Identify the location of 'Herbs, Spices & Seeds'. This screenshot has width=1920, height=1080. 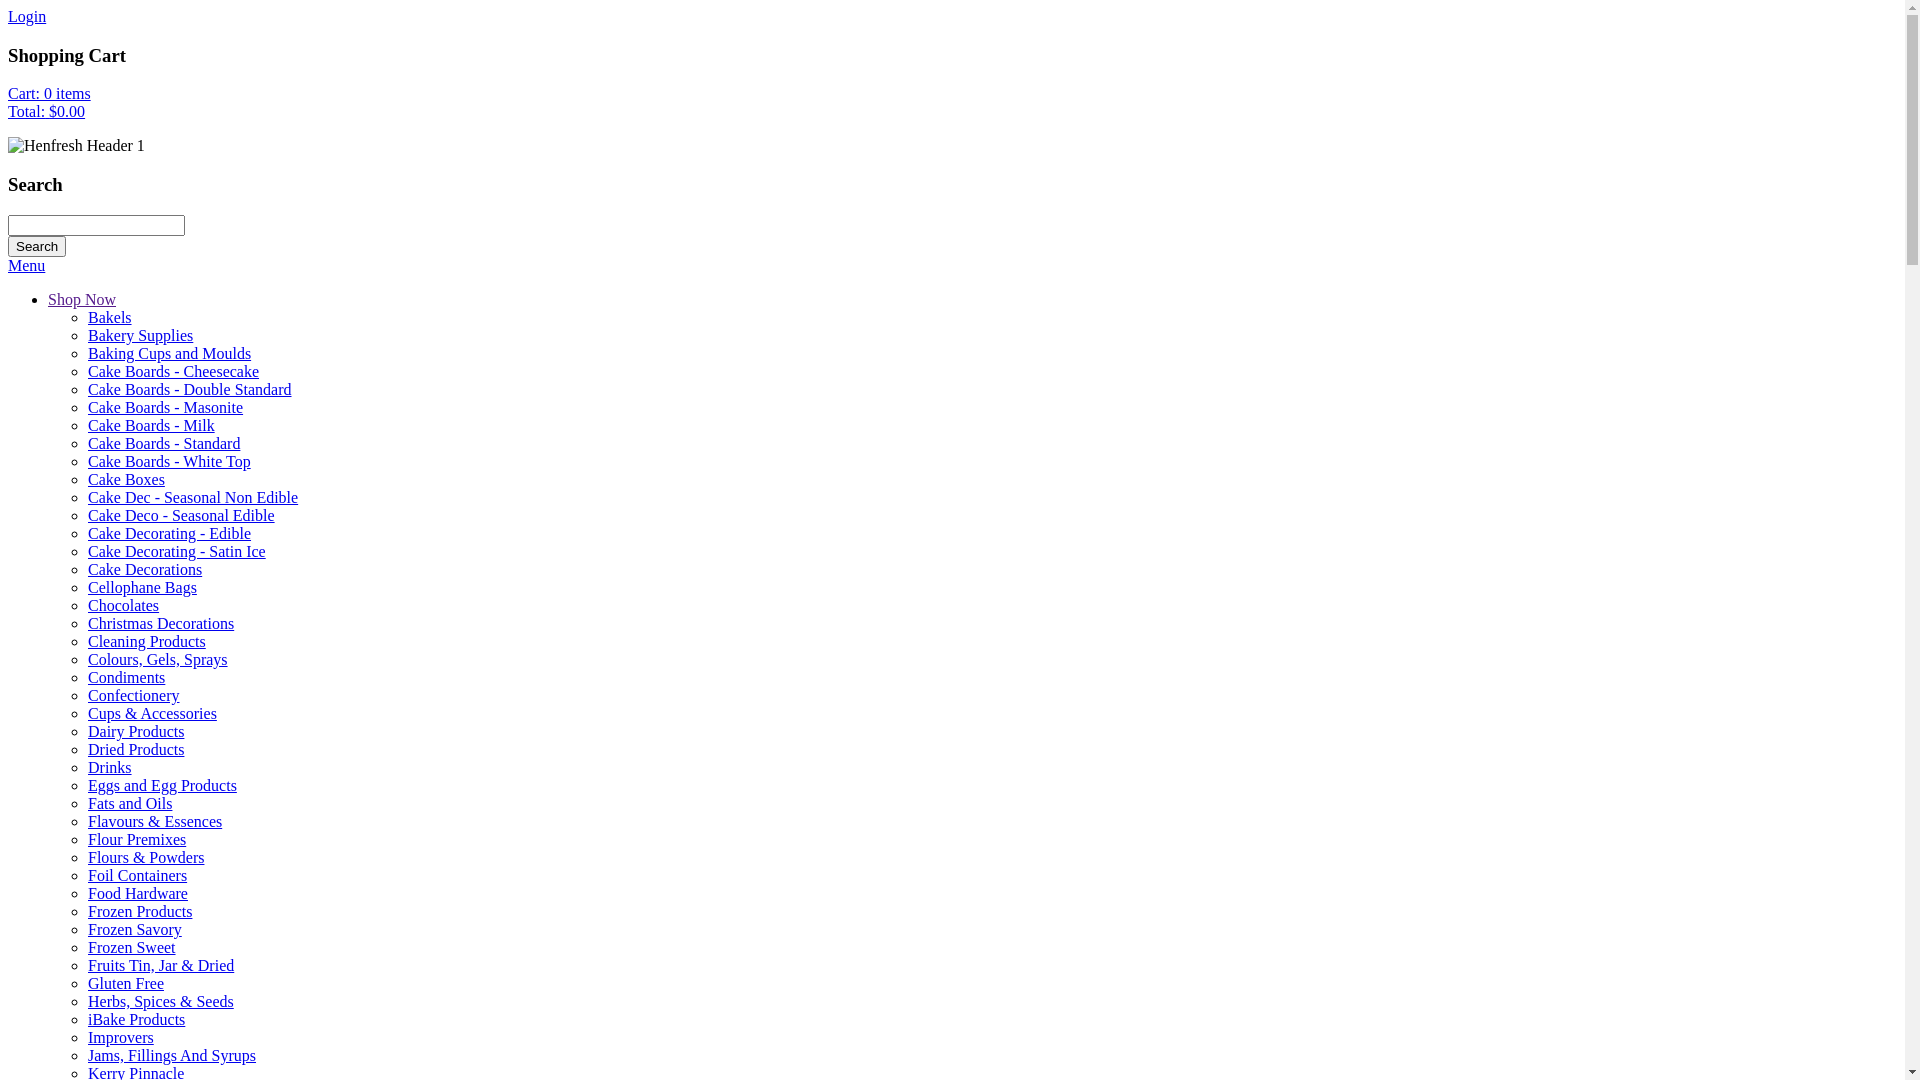
(86, 1001).